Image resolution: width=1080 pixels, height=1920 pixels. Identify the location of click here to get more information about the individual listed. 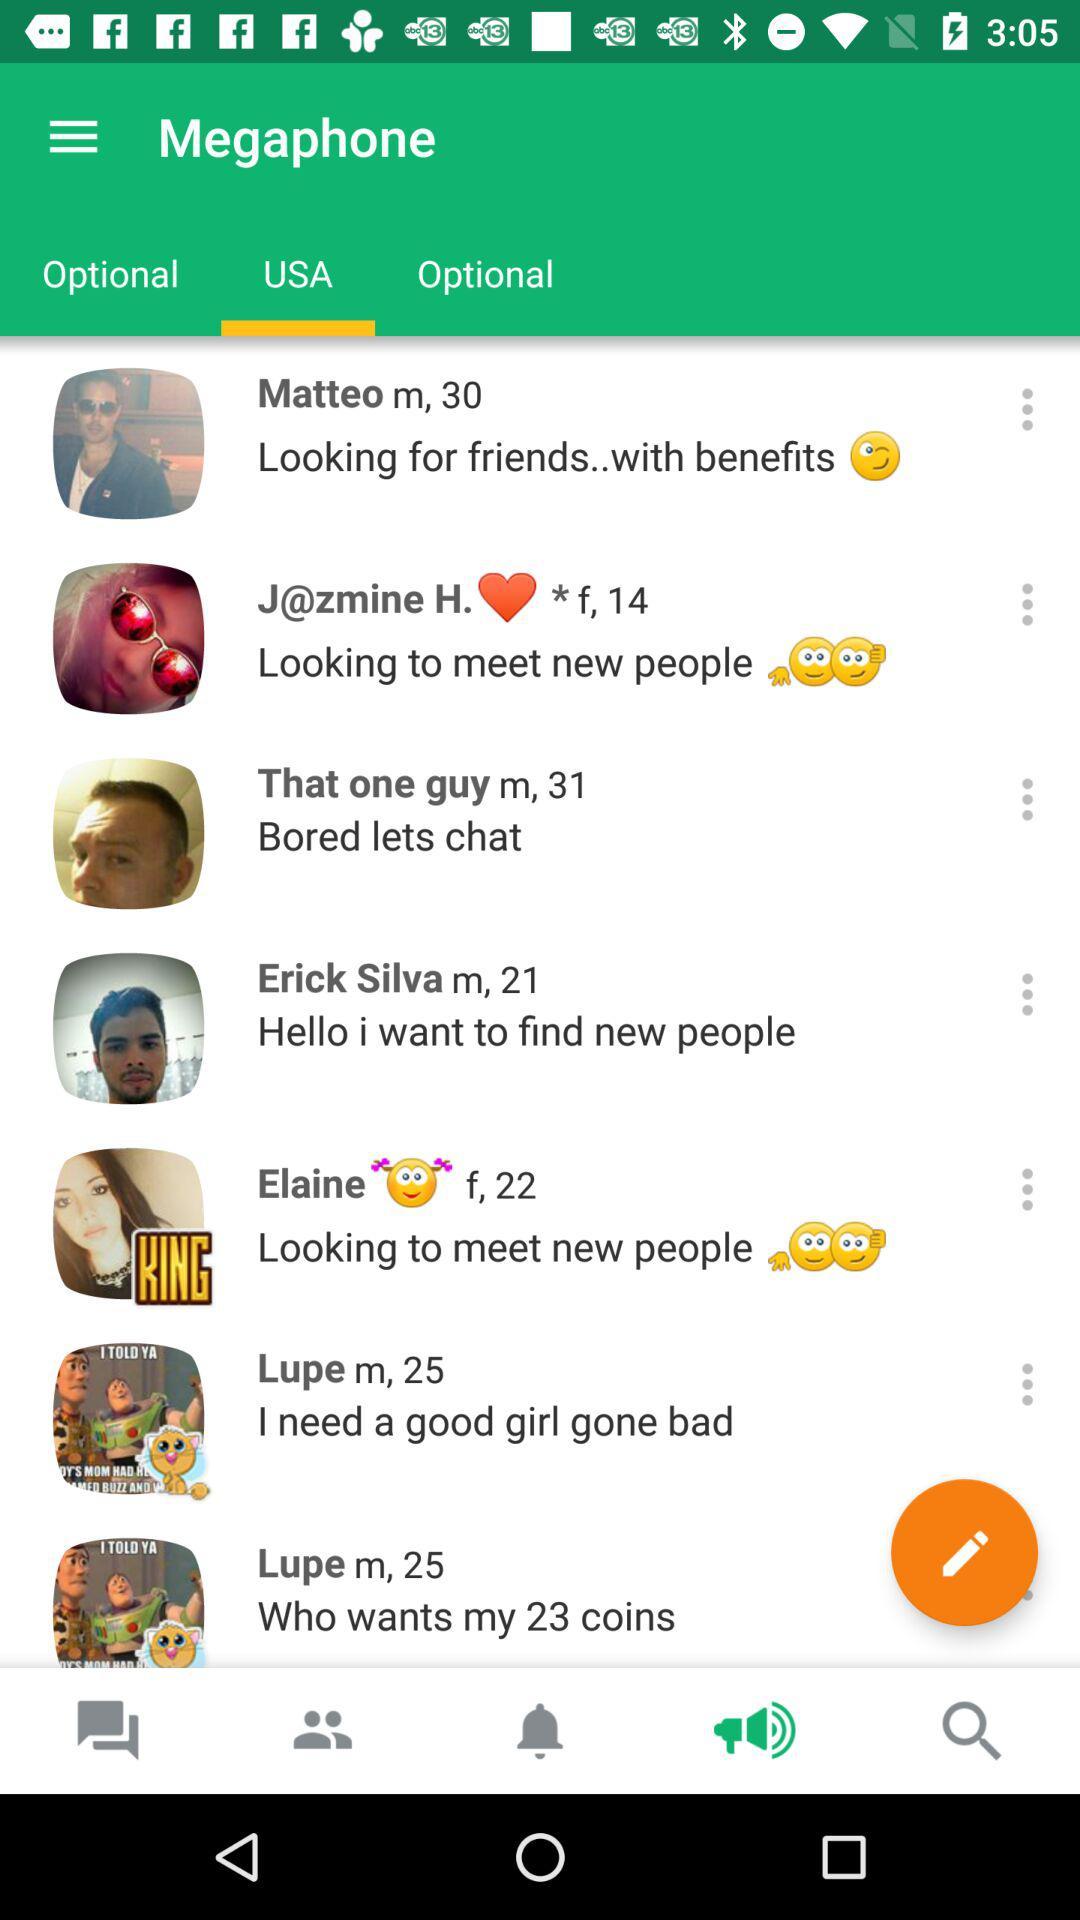
(1027, 798).